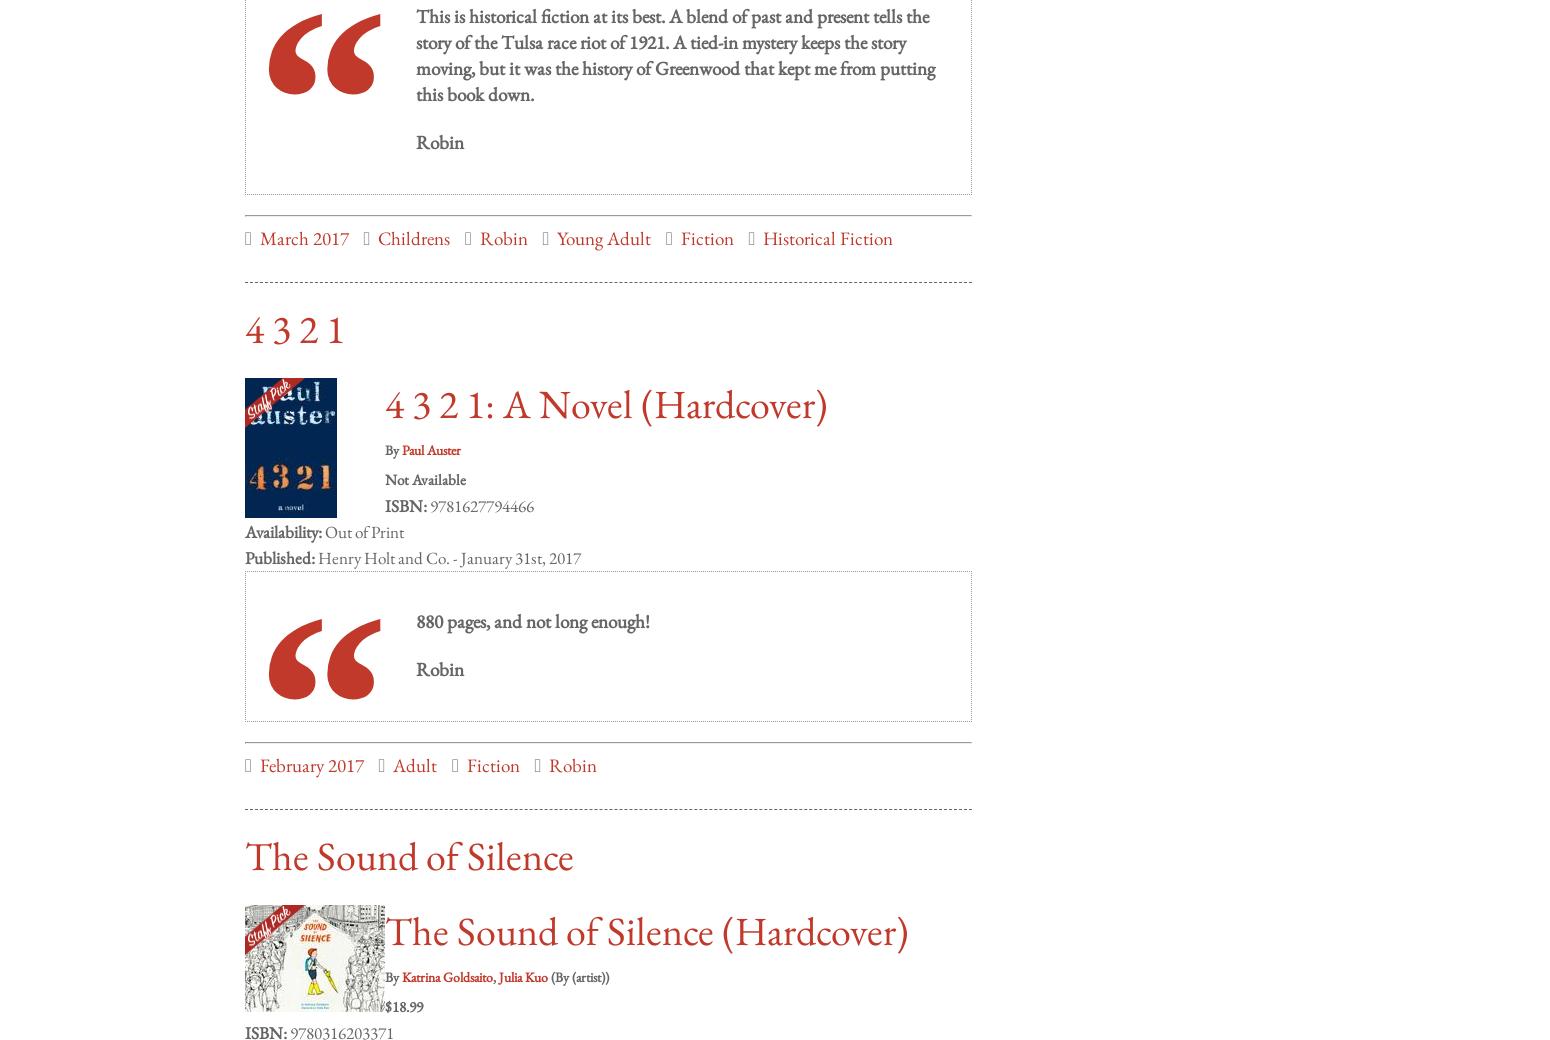 Image resolution: width=1550 pixels, height=1040 pixels. I want to click on 'Young Adult', so click(604, 218).